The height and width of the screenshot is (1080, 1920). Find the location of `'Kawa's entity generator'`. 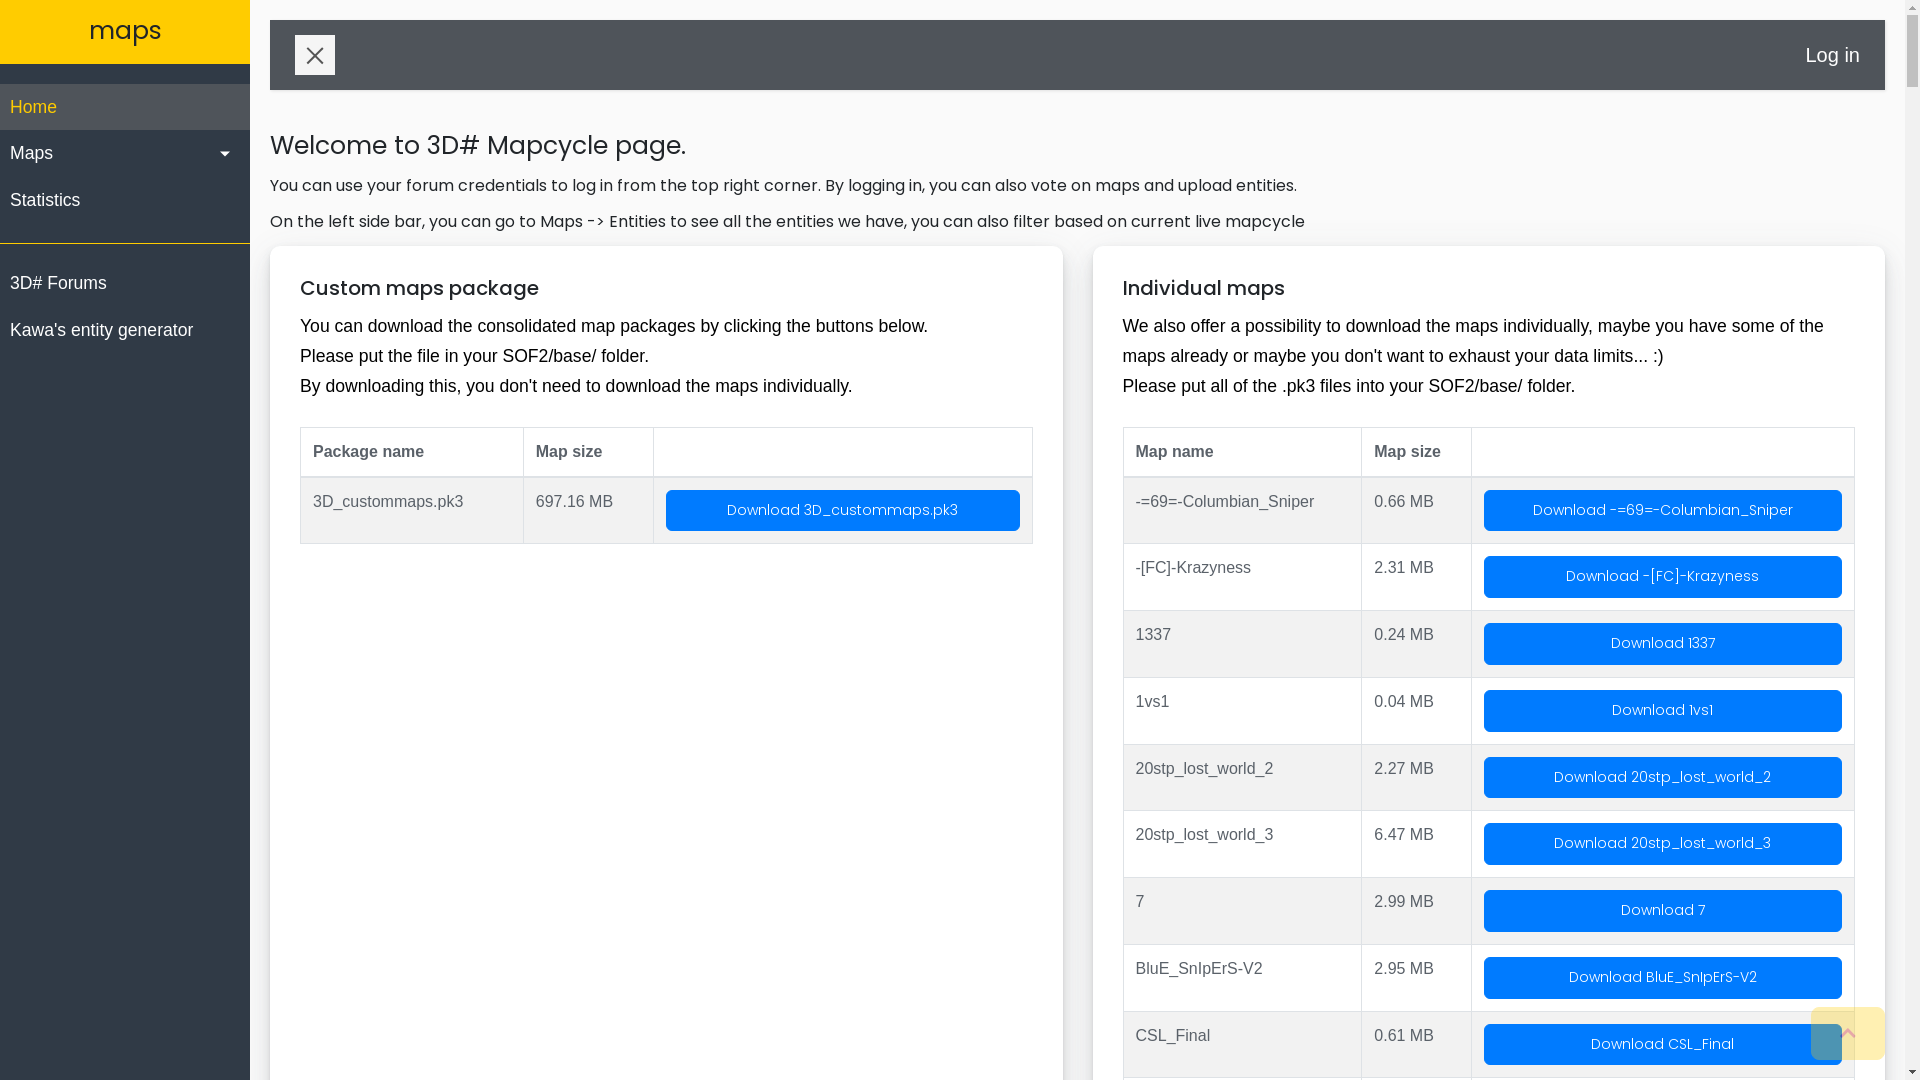

'Kawa's entity generator' is located at coordinates (123, 329).